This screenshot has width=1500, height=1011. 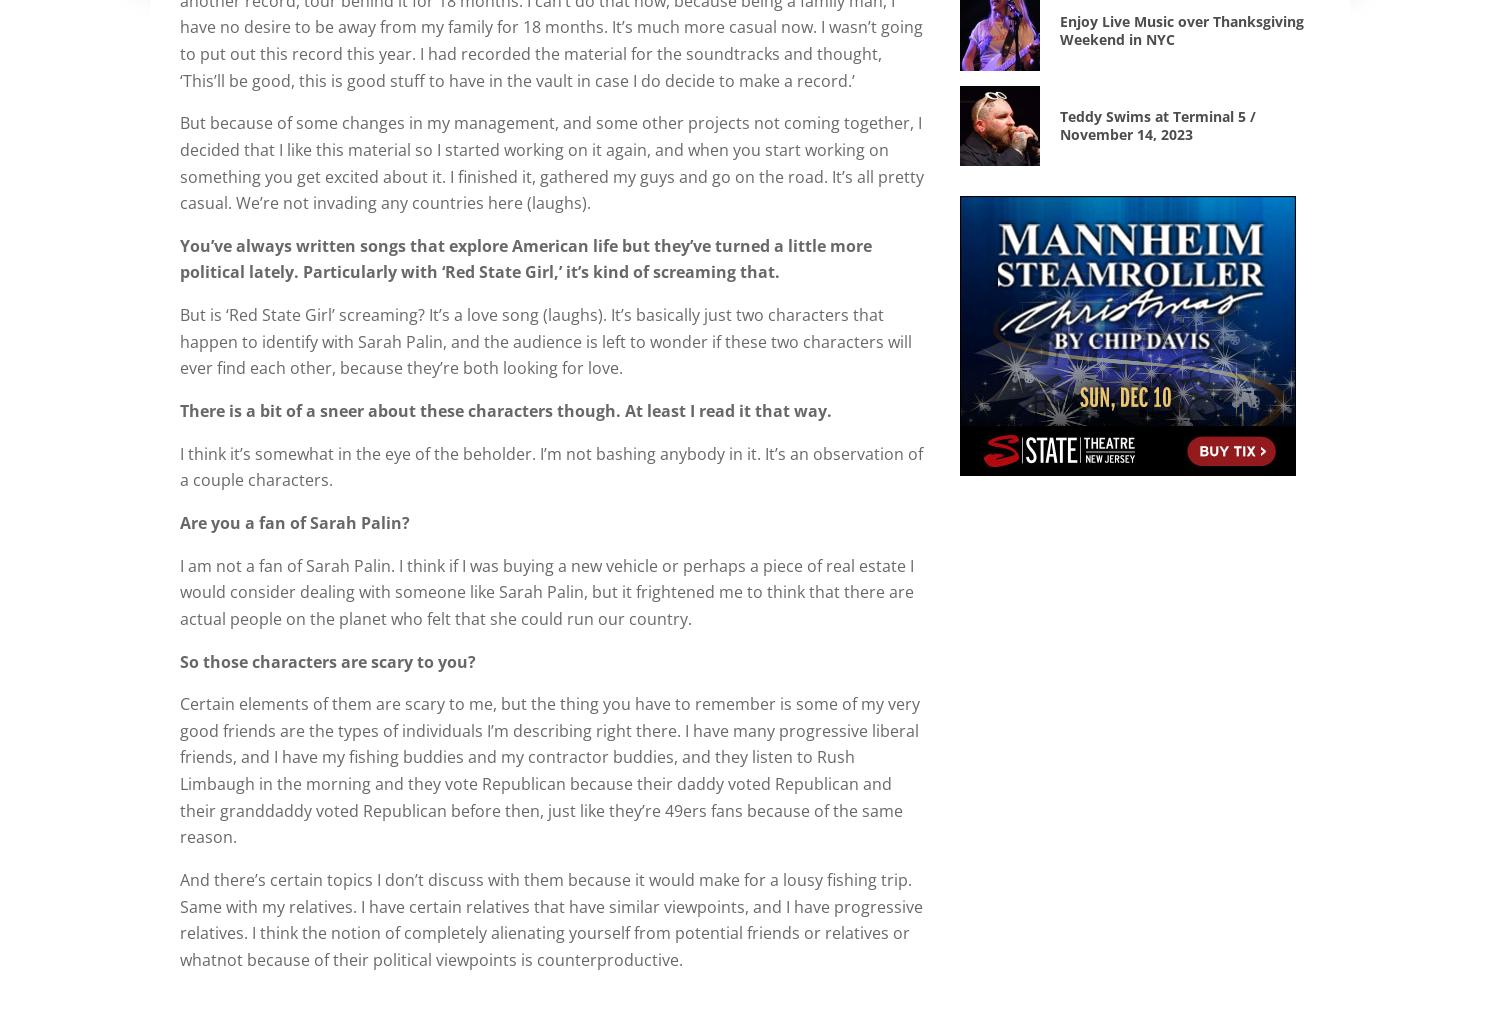 I want to click on 'Teddy Swims at Terminal 5 / November 14, 2023', so click(x=1060, y=123).